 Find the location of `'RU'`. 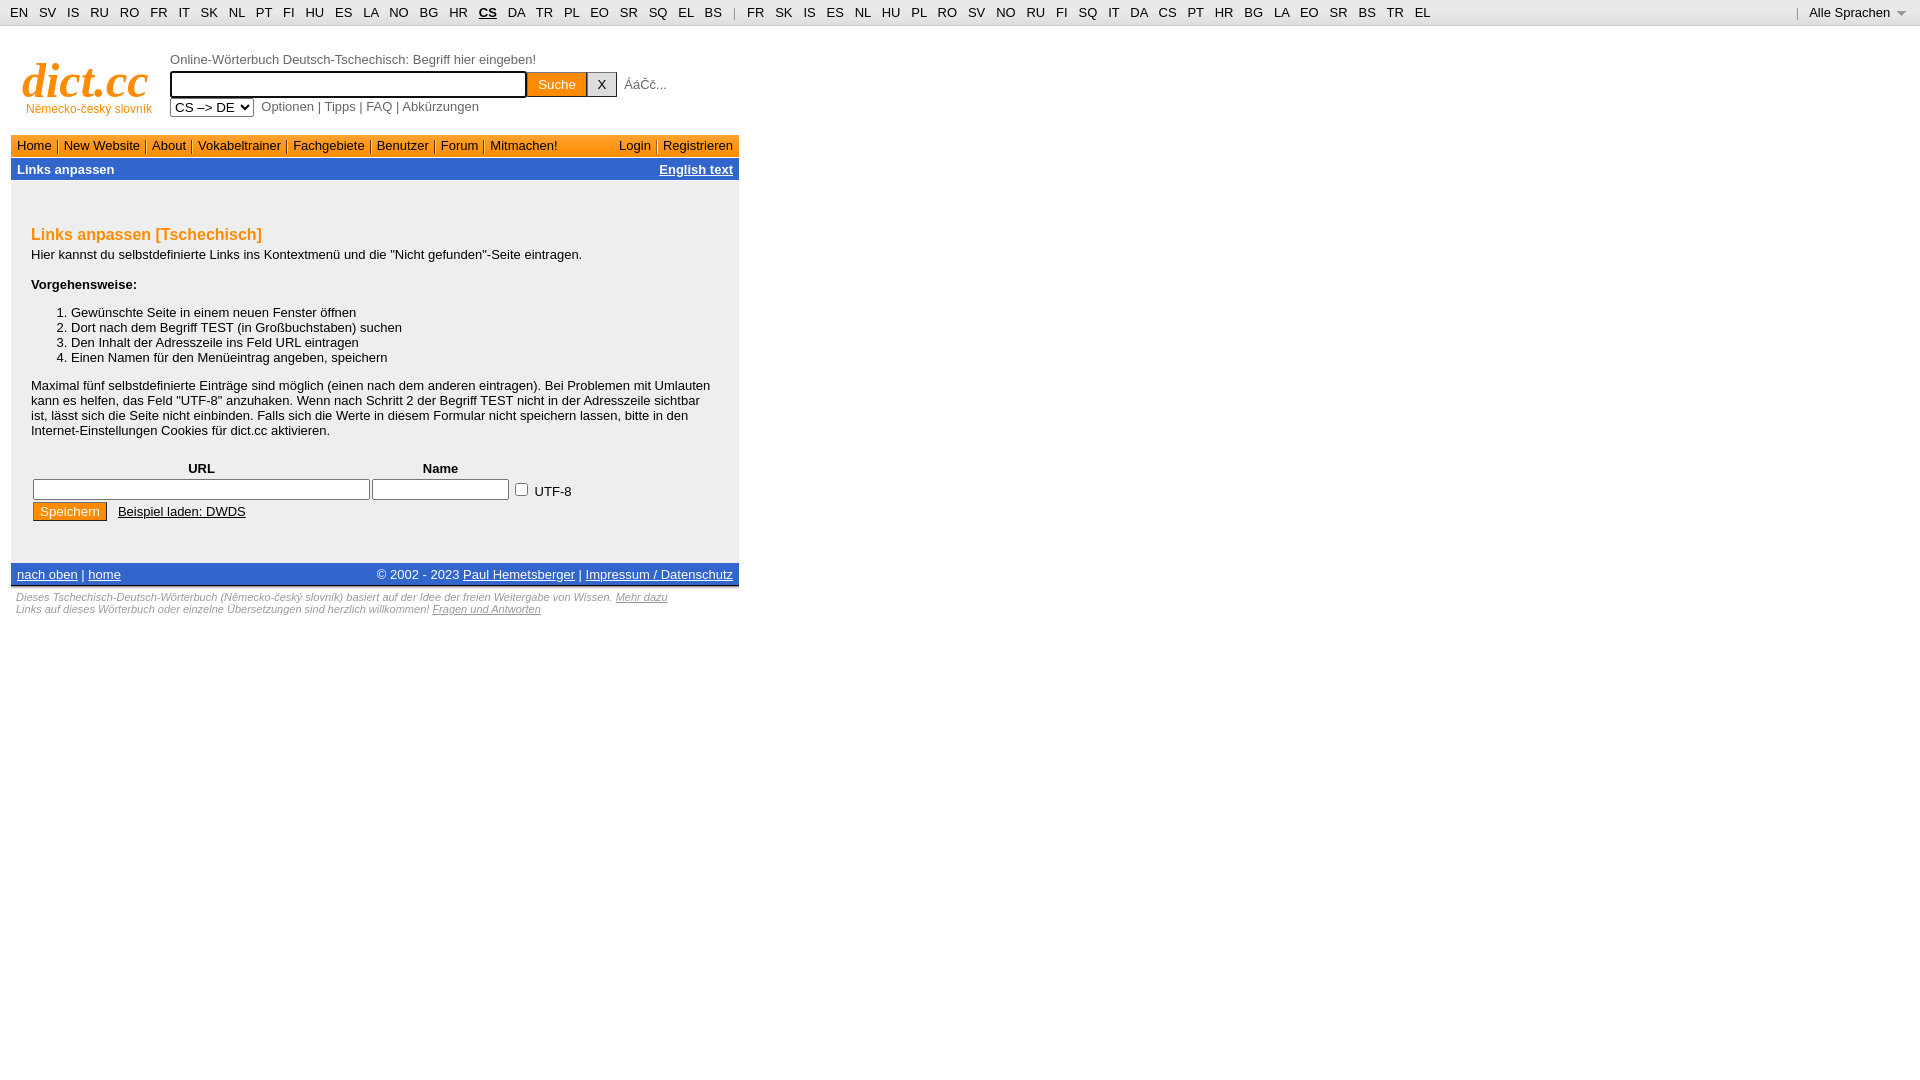

'RU' is located at coordinates (89, 12).